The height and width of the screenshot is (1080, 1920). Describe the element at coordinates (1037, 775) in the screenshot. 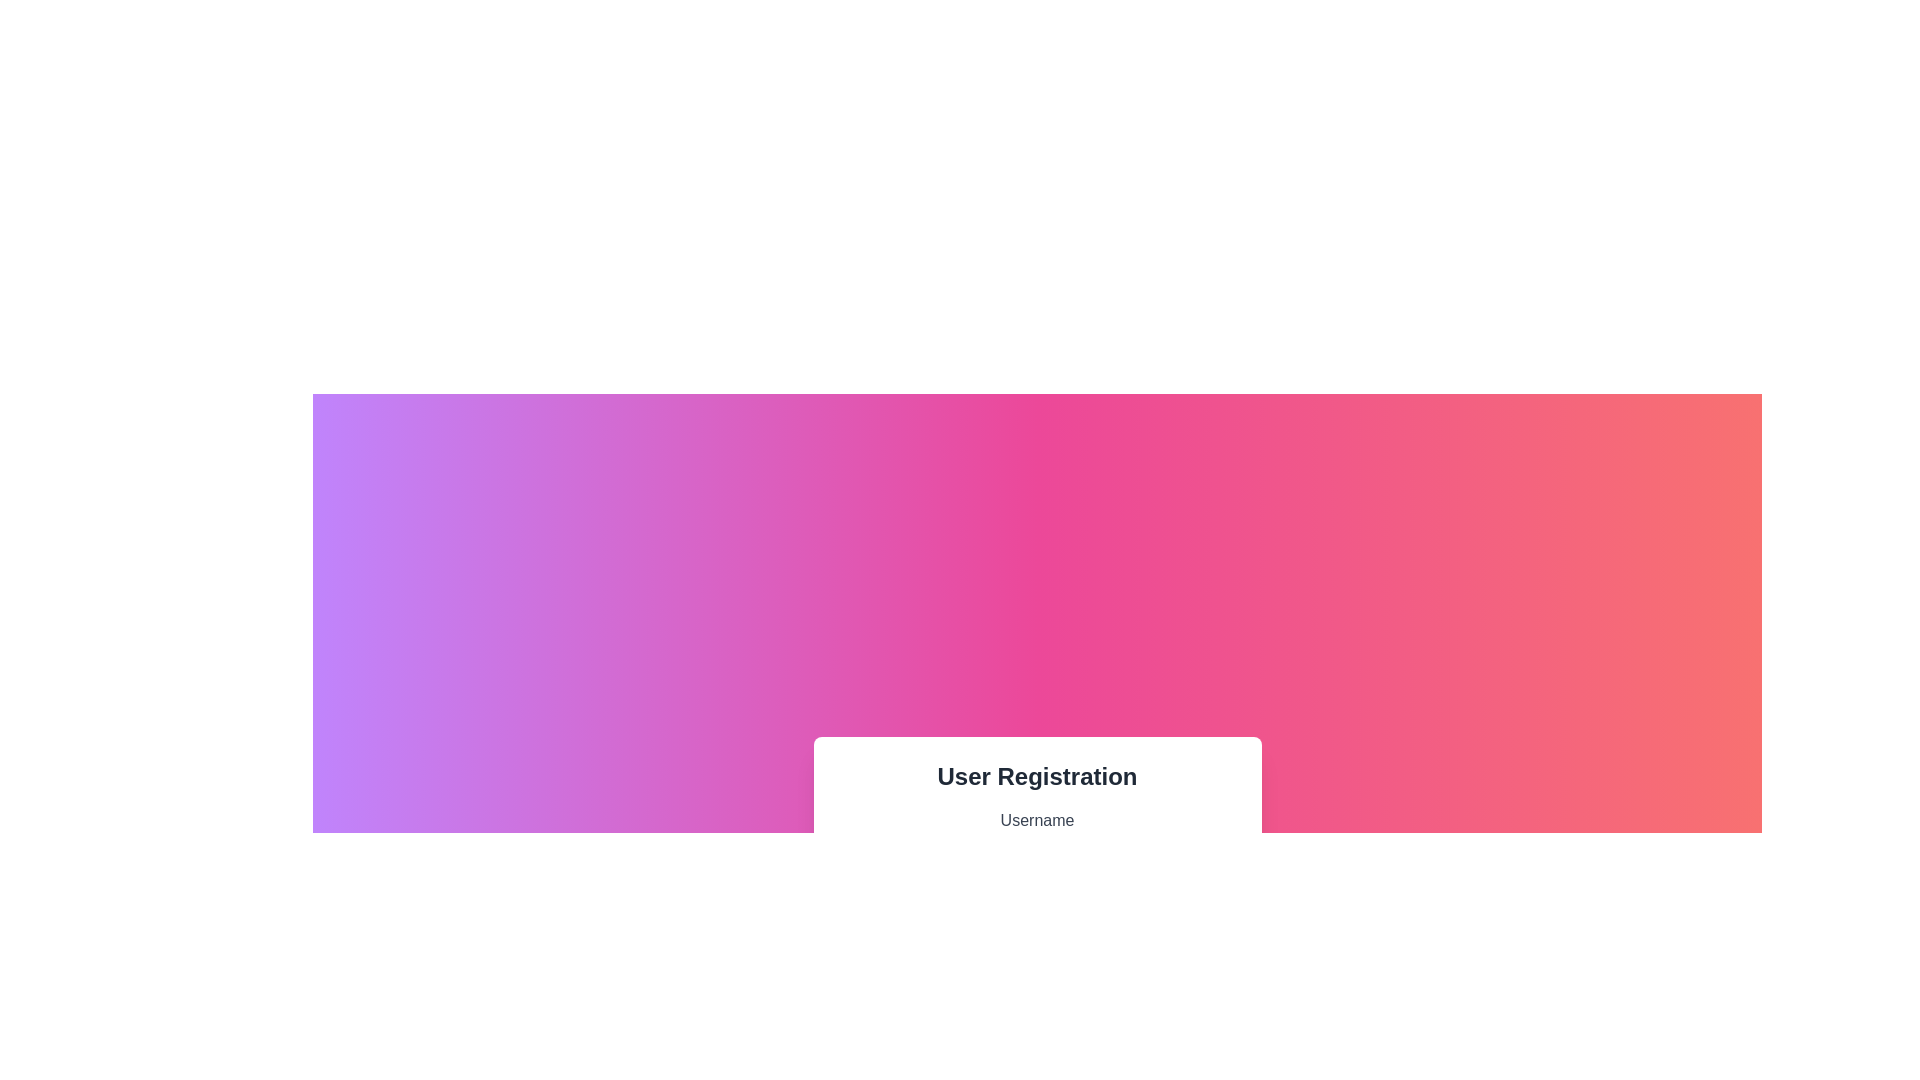

I see `the bold static text element displaying 'User Registration', which is positioned at the top of the form and is center-aligned` at that location.